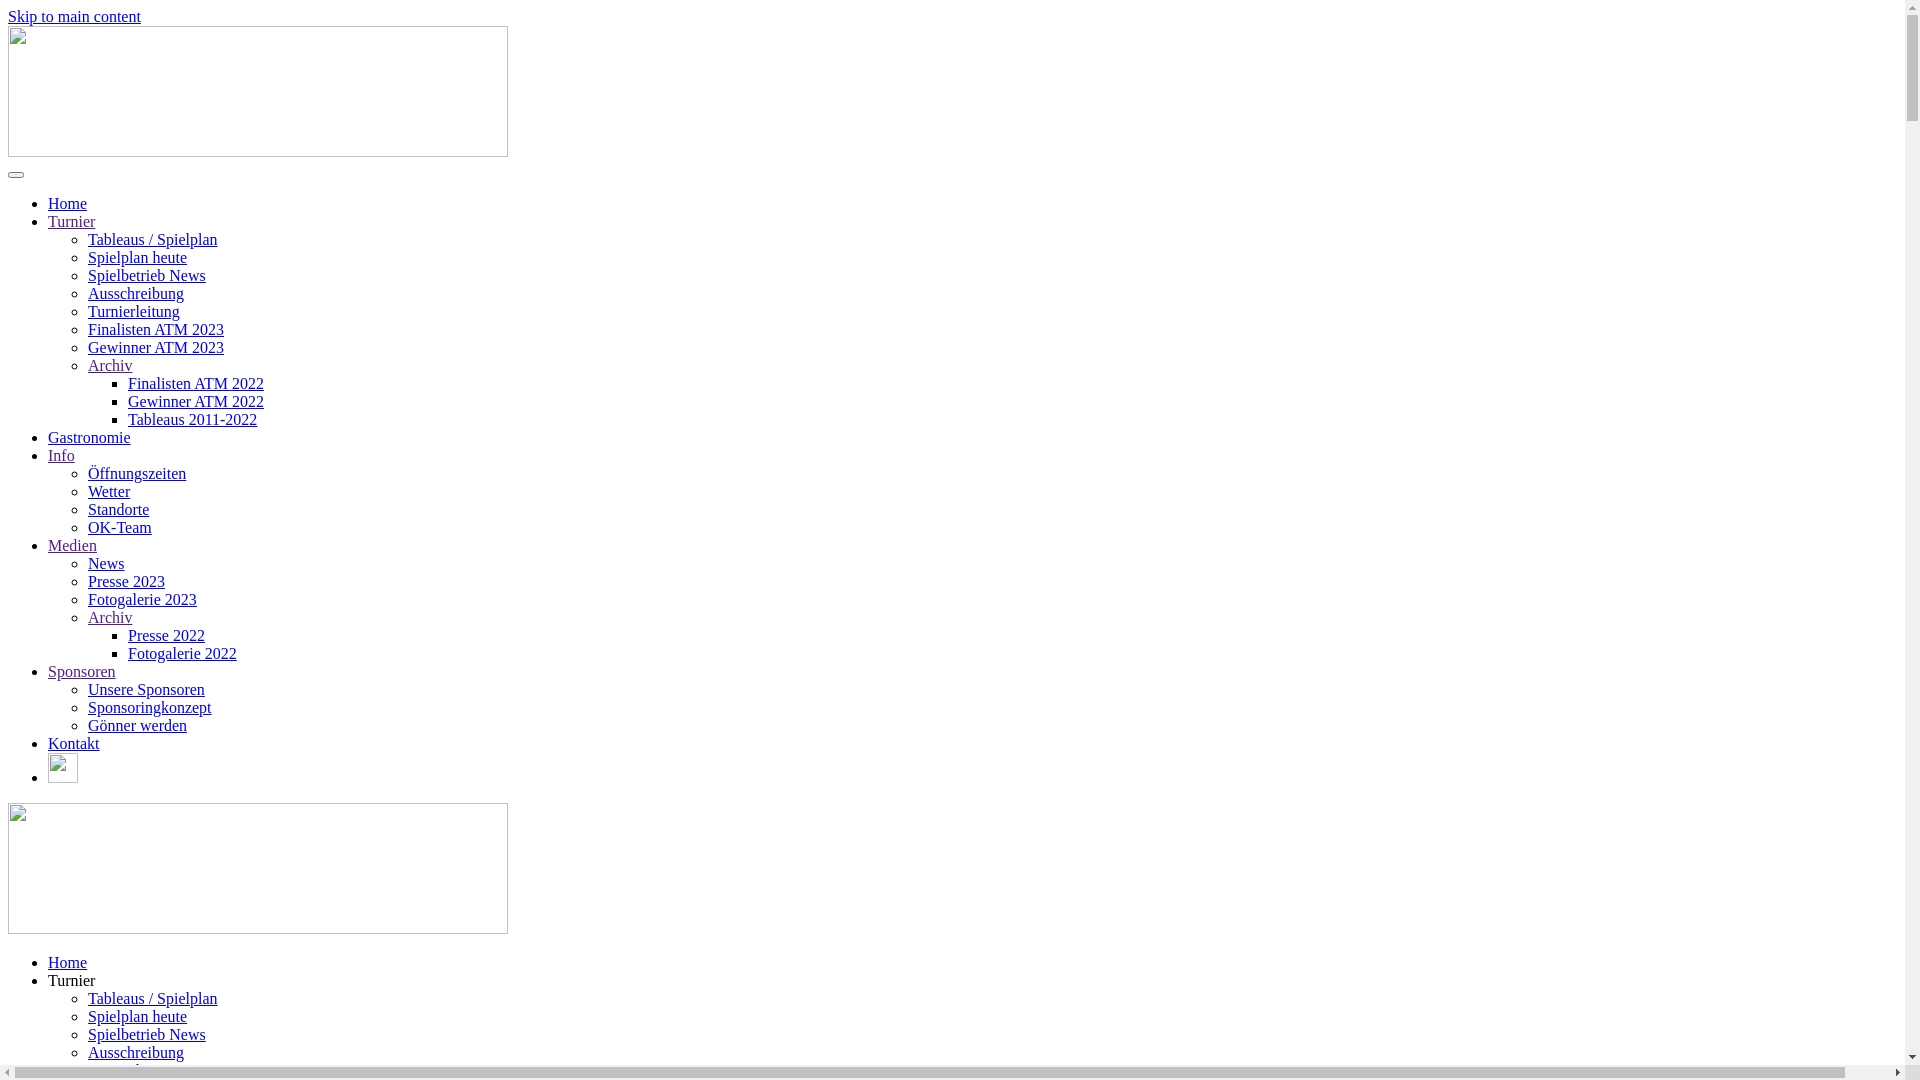 This screenshot has width=1920, height=1080. Describe the element at coordinates (88, 436) in the screenshot. I see `'Gastronomie'` at that location.